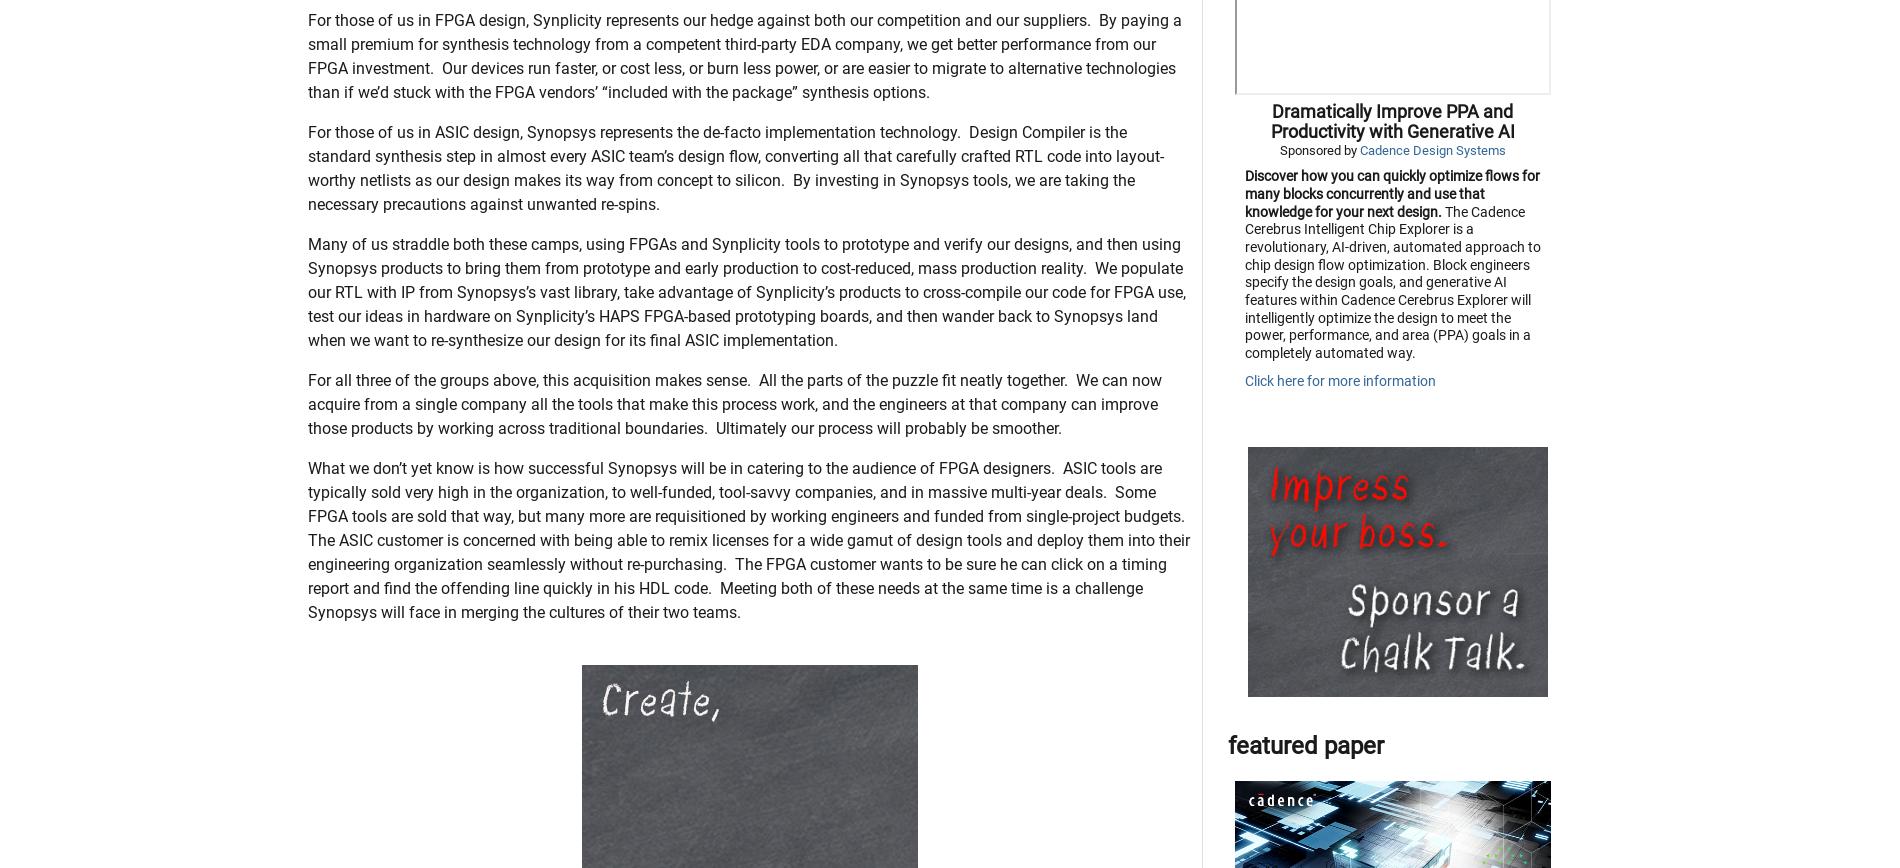 The image size is (1900, 868). What do you see at coordinates (744, 391) in the screenshot?
I see `'Many of us straddle both these camps, using FPGAs and Synplicity tools to prototype and verify our designs, and then using Synopsys products to bring them from prototype and early production to cost-reduced, mass production reality.  We populate our RTL with IP from Synopsys’s vast library, take advantage of Synplicity’s products to cross-compile our code for FPGA use, test our ideas in hardware on Synplicity’s HAPS FPGA-based prototyping boards, and then wander back to Synopsys land when we want to re-synthesize our design for its final ASIC implementation.'` at bounding box center [744, 391].